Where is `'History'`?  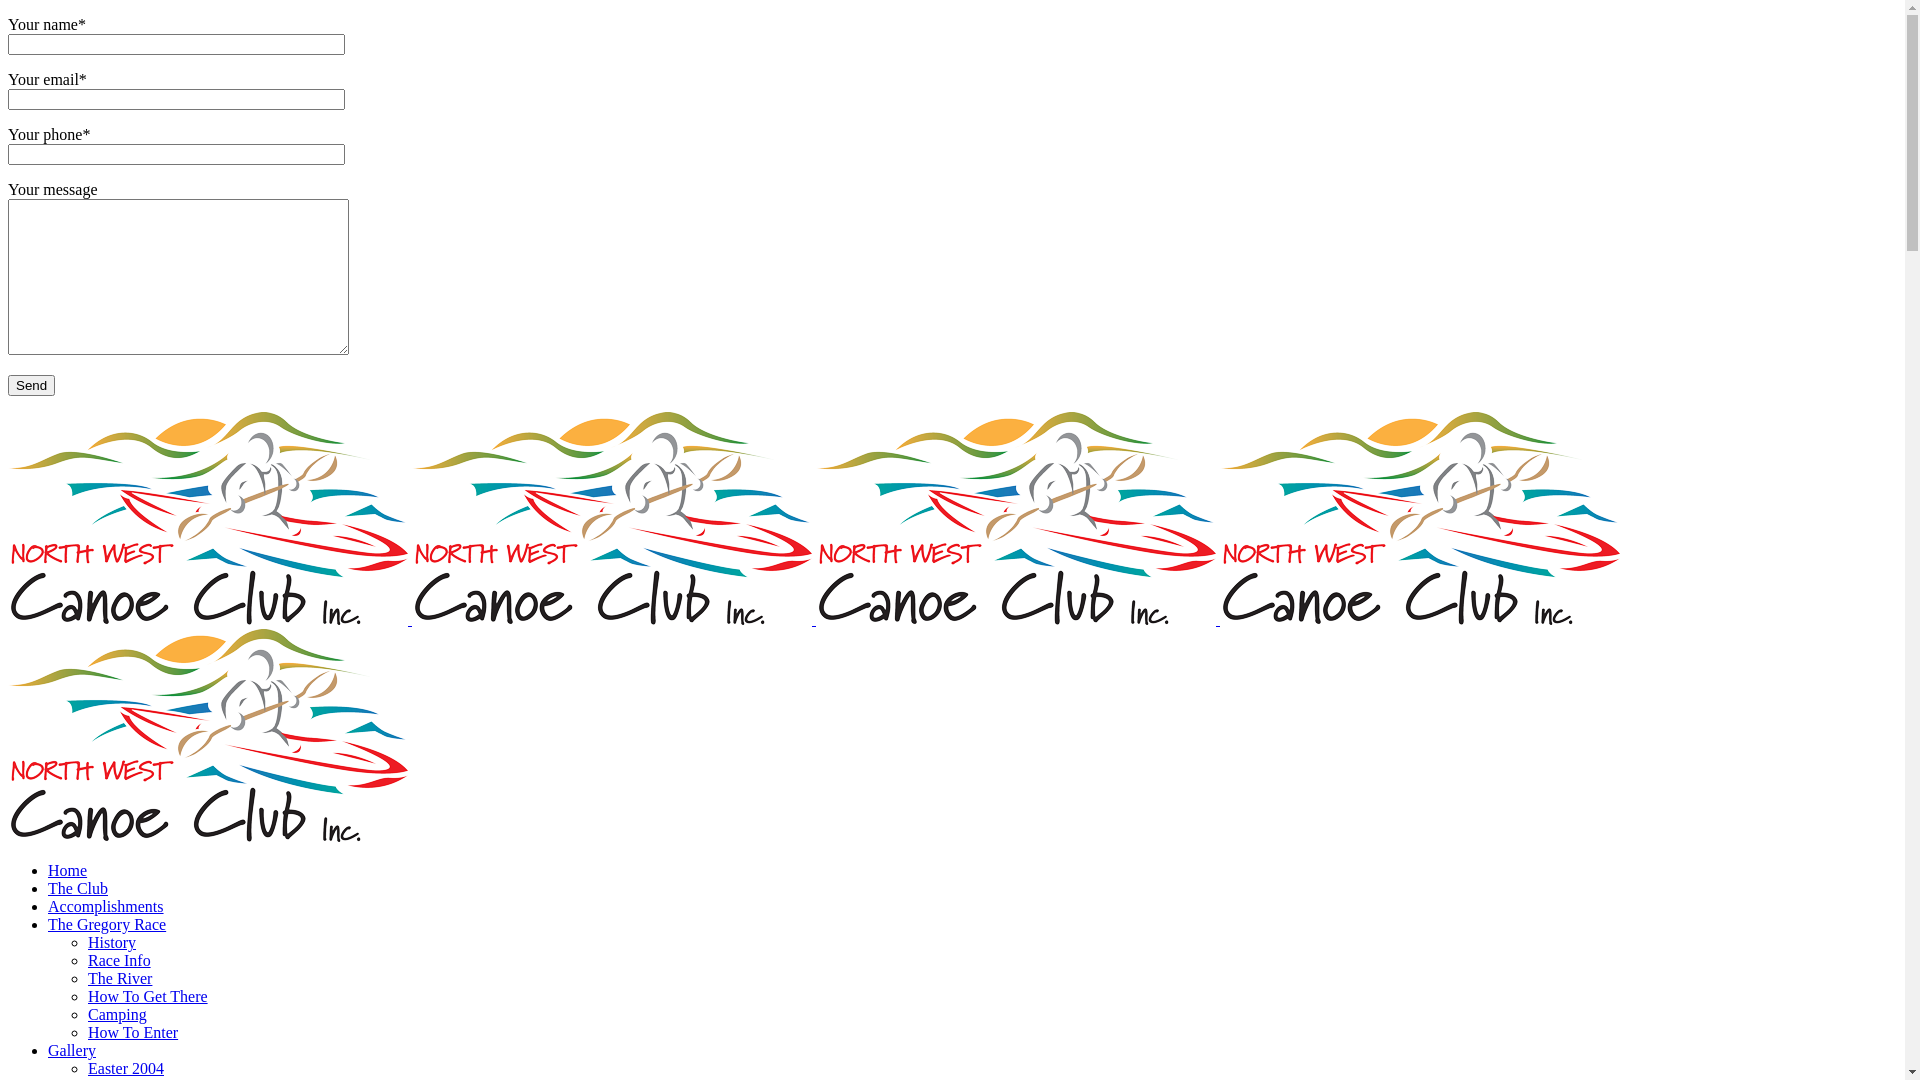 'History' is located at coordinates (110, 942).